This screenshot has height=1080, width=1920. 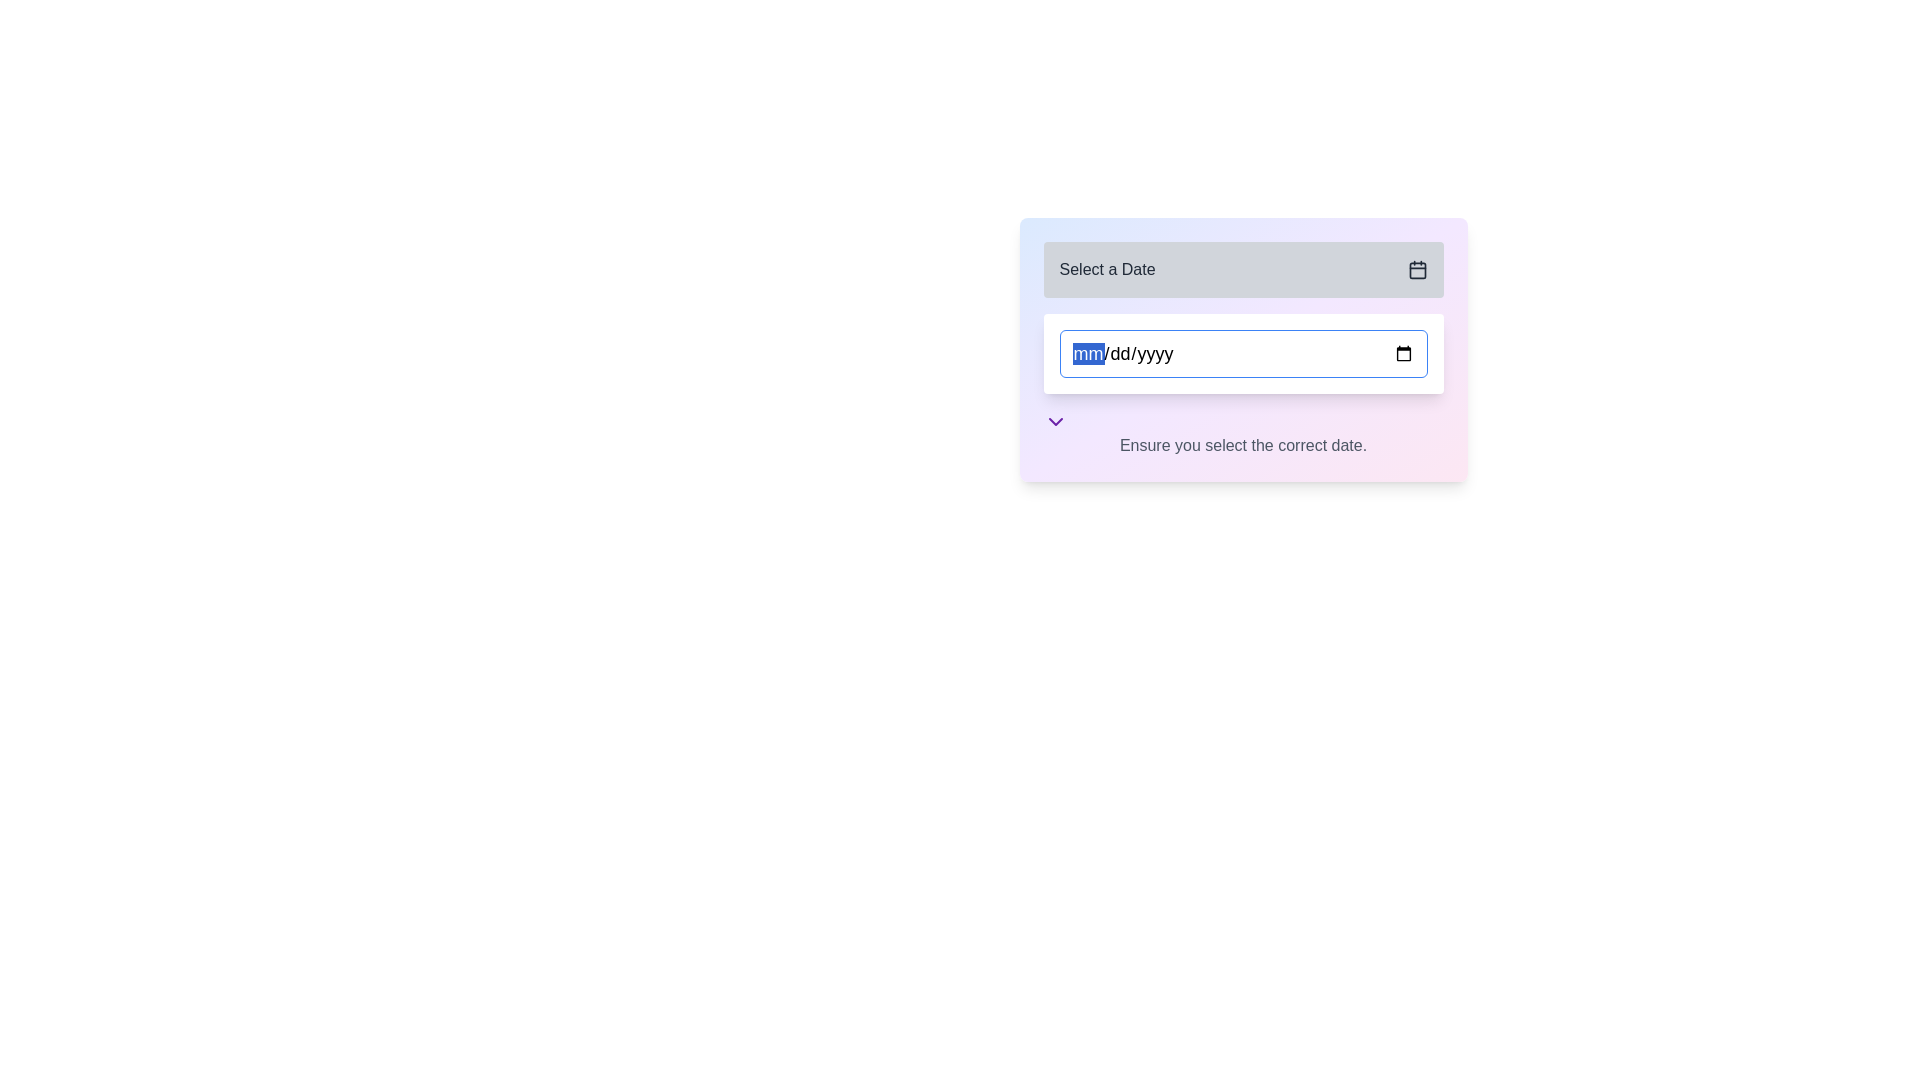 What do you see at coordinates (1242, 349) in the screenshot?
I see `the date input field labeled 'mm/dd/yyyy' in the Date input component` at bounding box center [1242, 349].